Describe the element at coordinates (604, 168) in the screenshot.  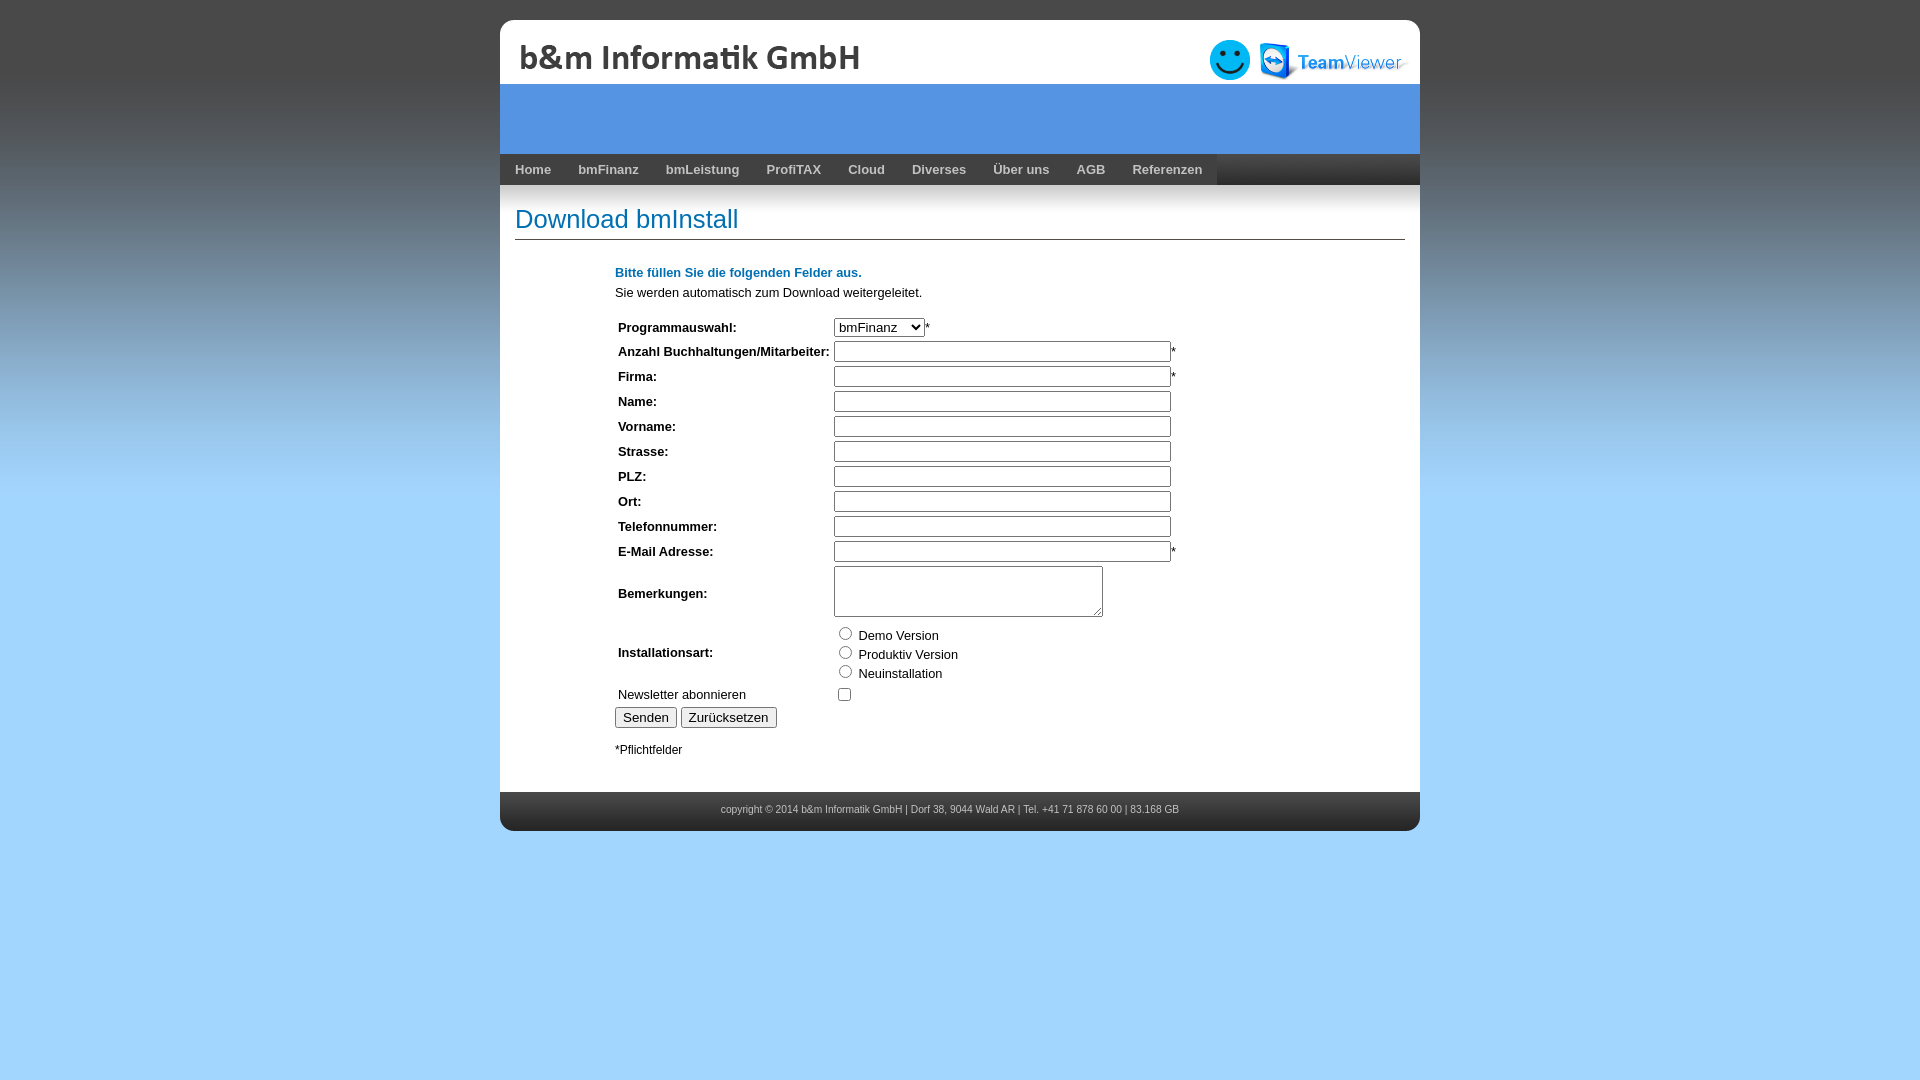
I see `'bmFinanz'` at that location.